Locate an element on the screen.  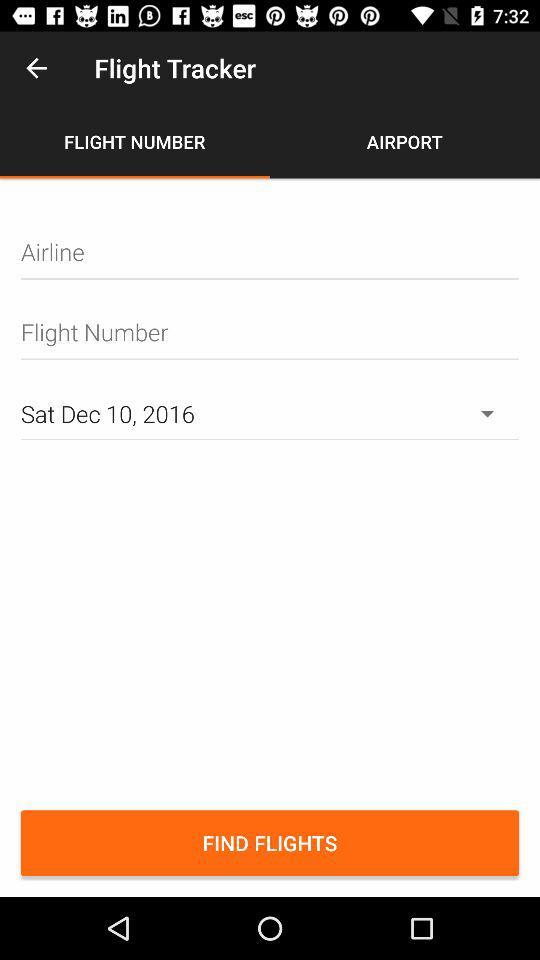
flight number is located at coordinates (270, 332).